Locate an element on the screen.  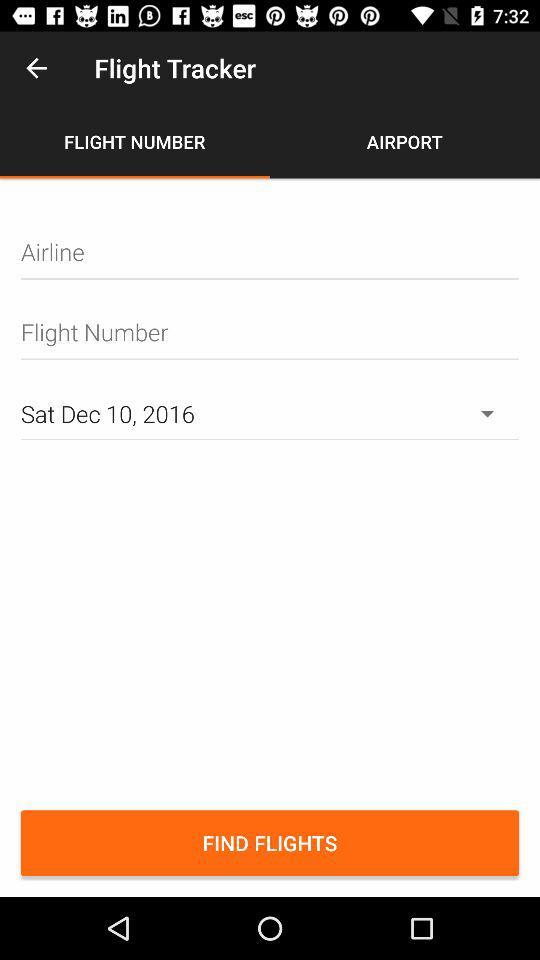
flight number is located at coordinates (270, 332).